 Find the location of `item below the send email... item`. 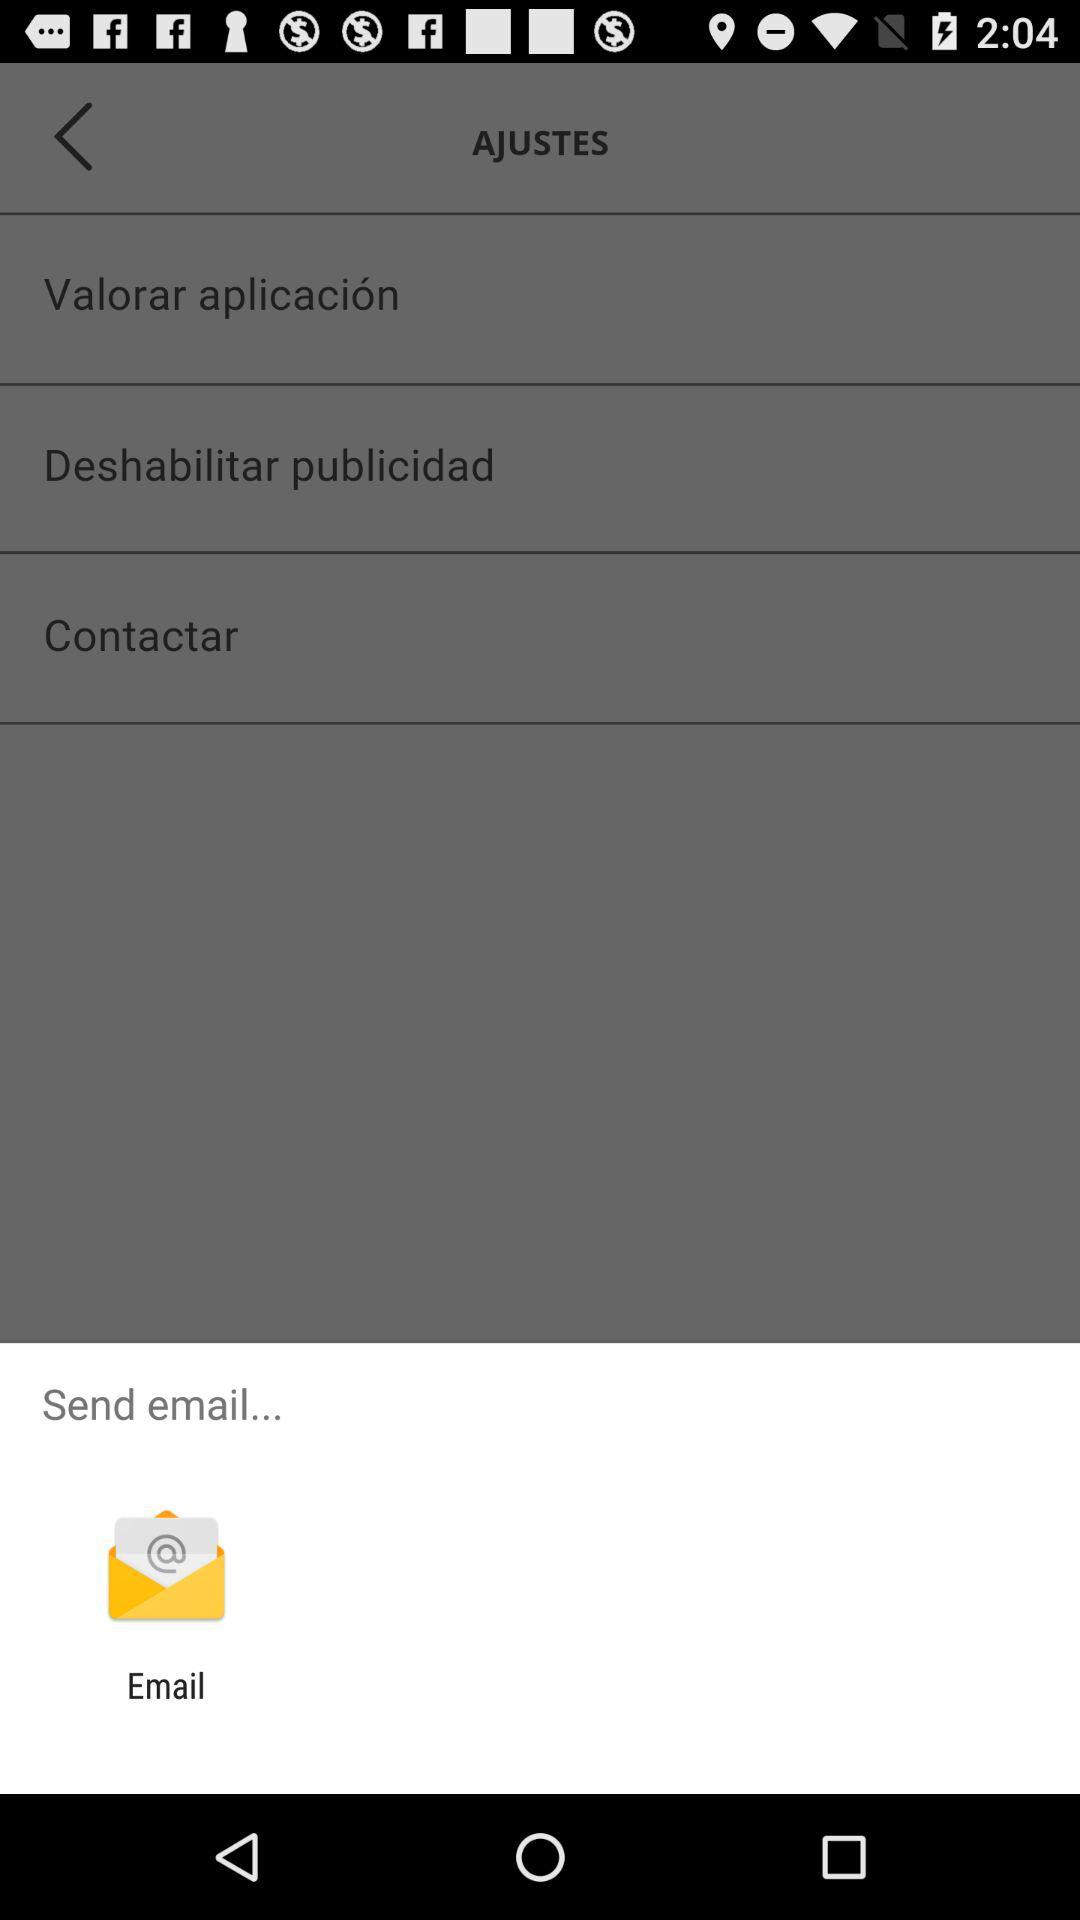

item below the send email... item is located at coordinates (165, 1567).